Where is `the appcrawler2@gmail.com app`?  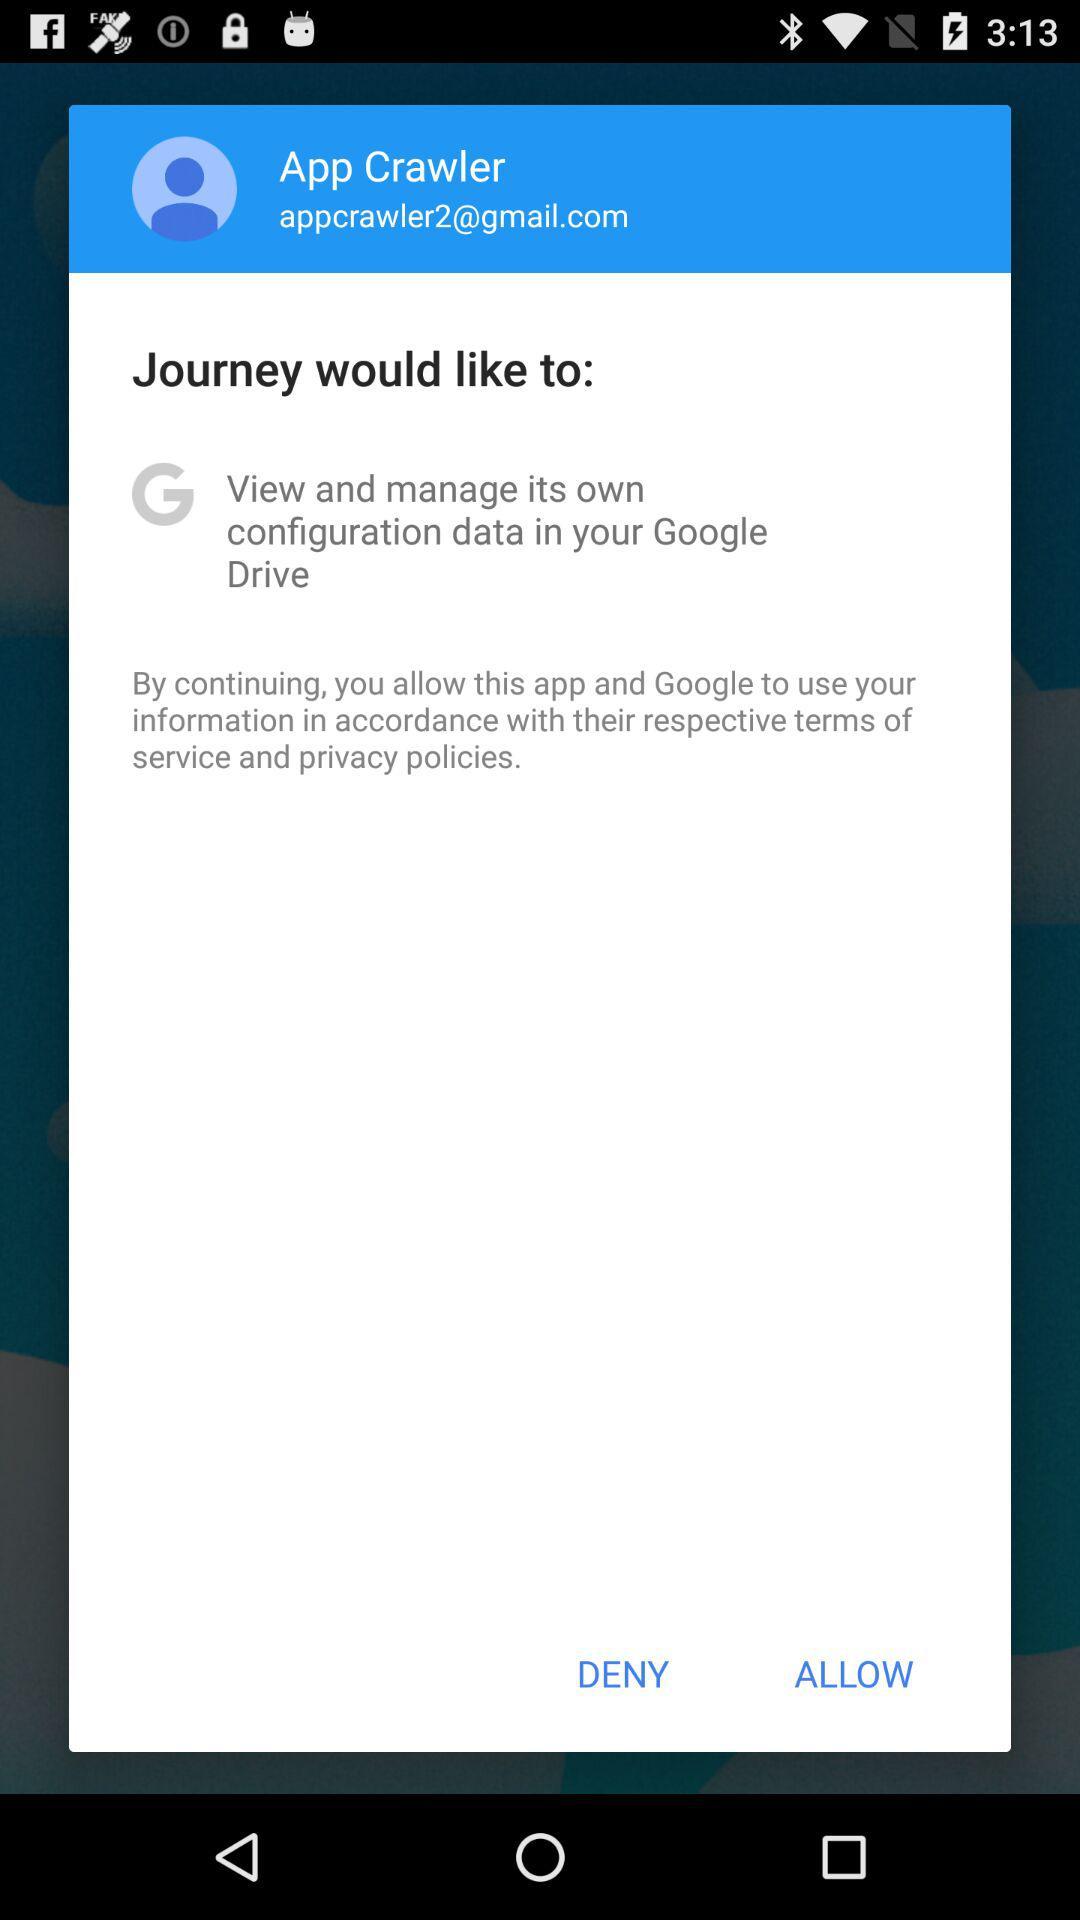
the appcrawler2@gmail.com app is located at coordinates (454, 214).